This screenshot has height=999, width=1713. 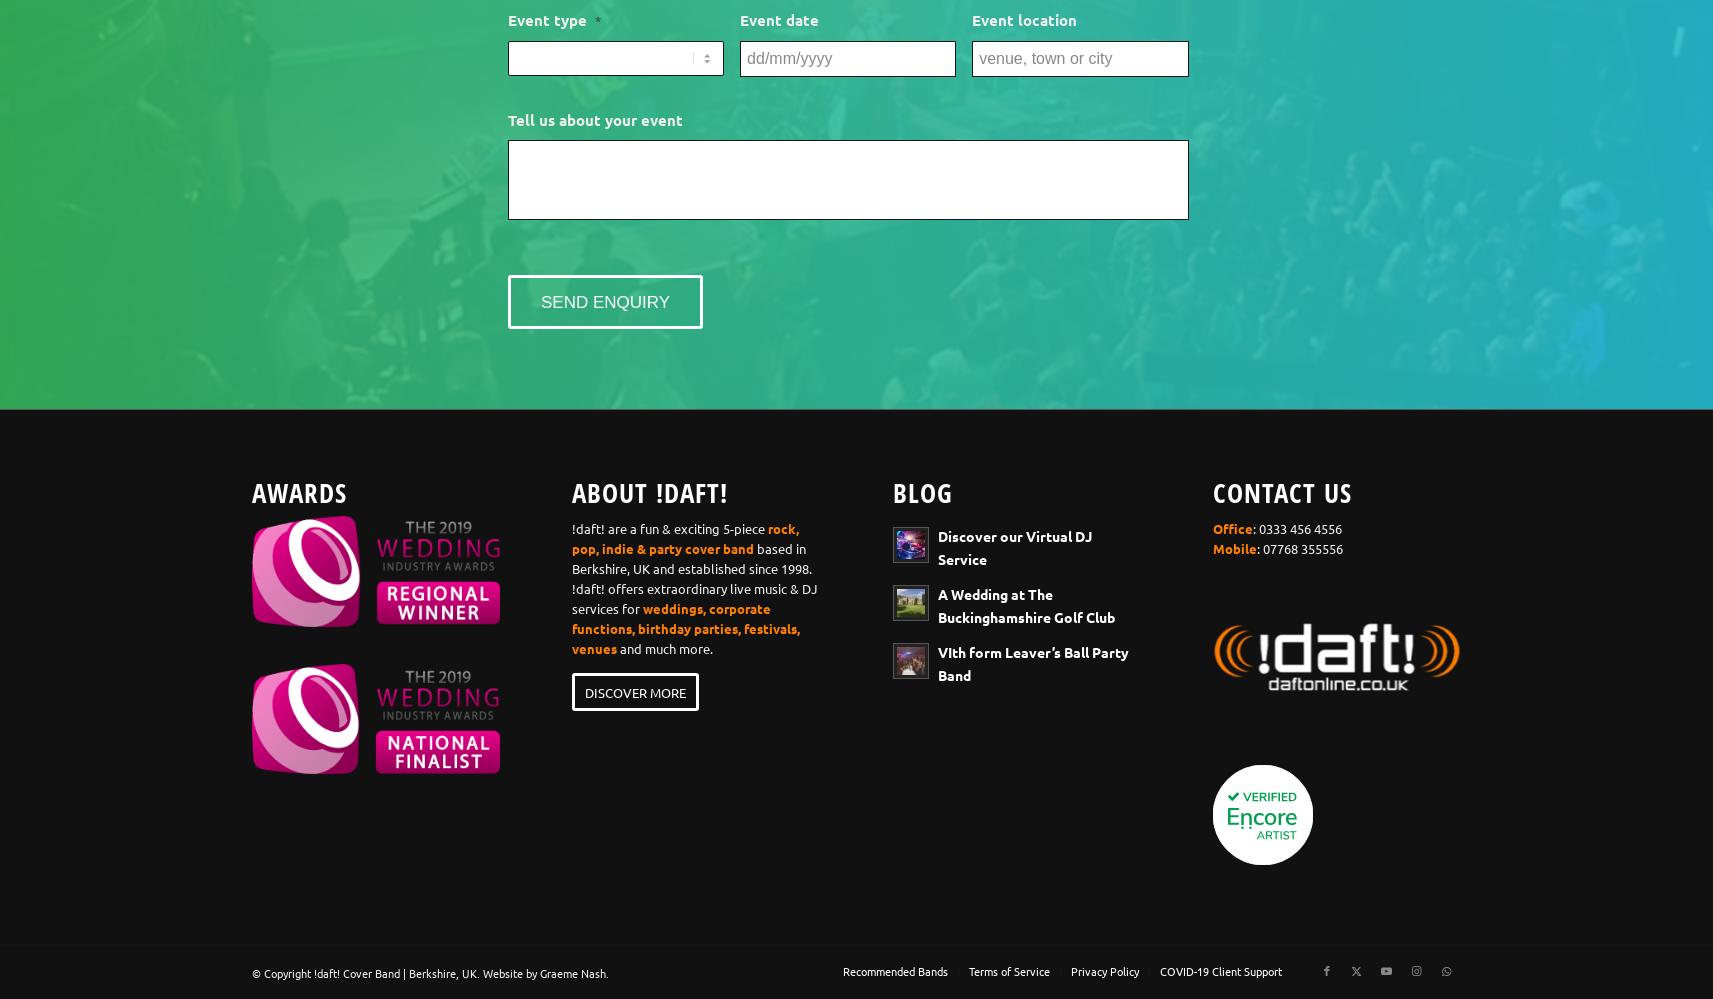 I want to click on 'and much more.', so click(x=664, y=647).